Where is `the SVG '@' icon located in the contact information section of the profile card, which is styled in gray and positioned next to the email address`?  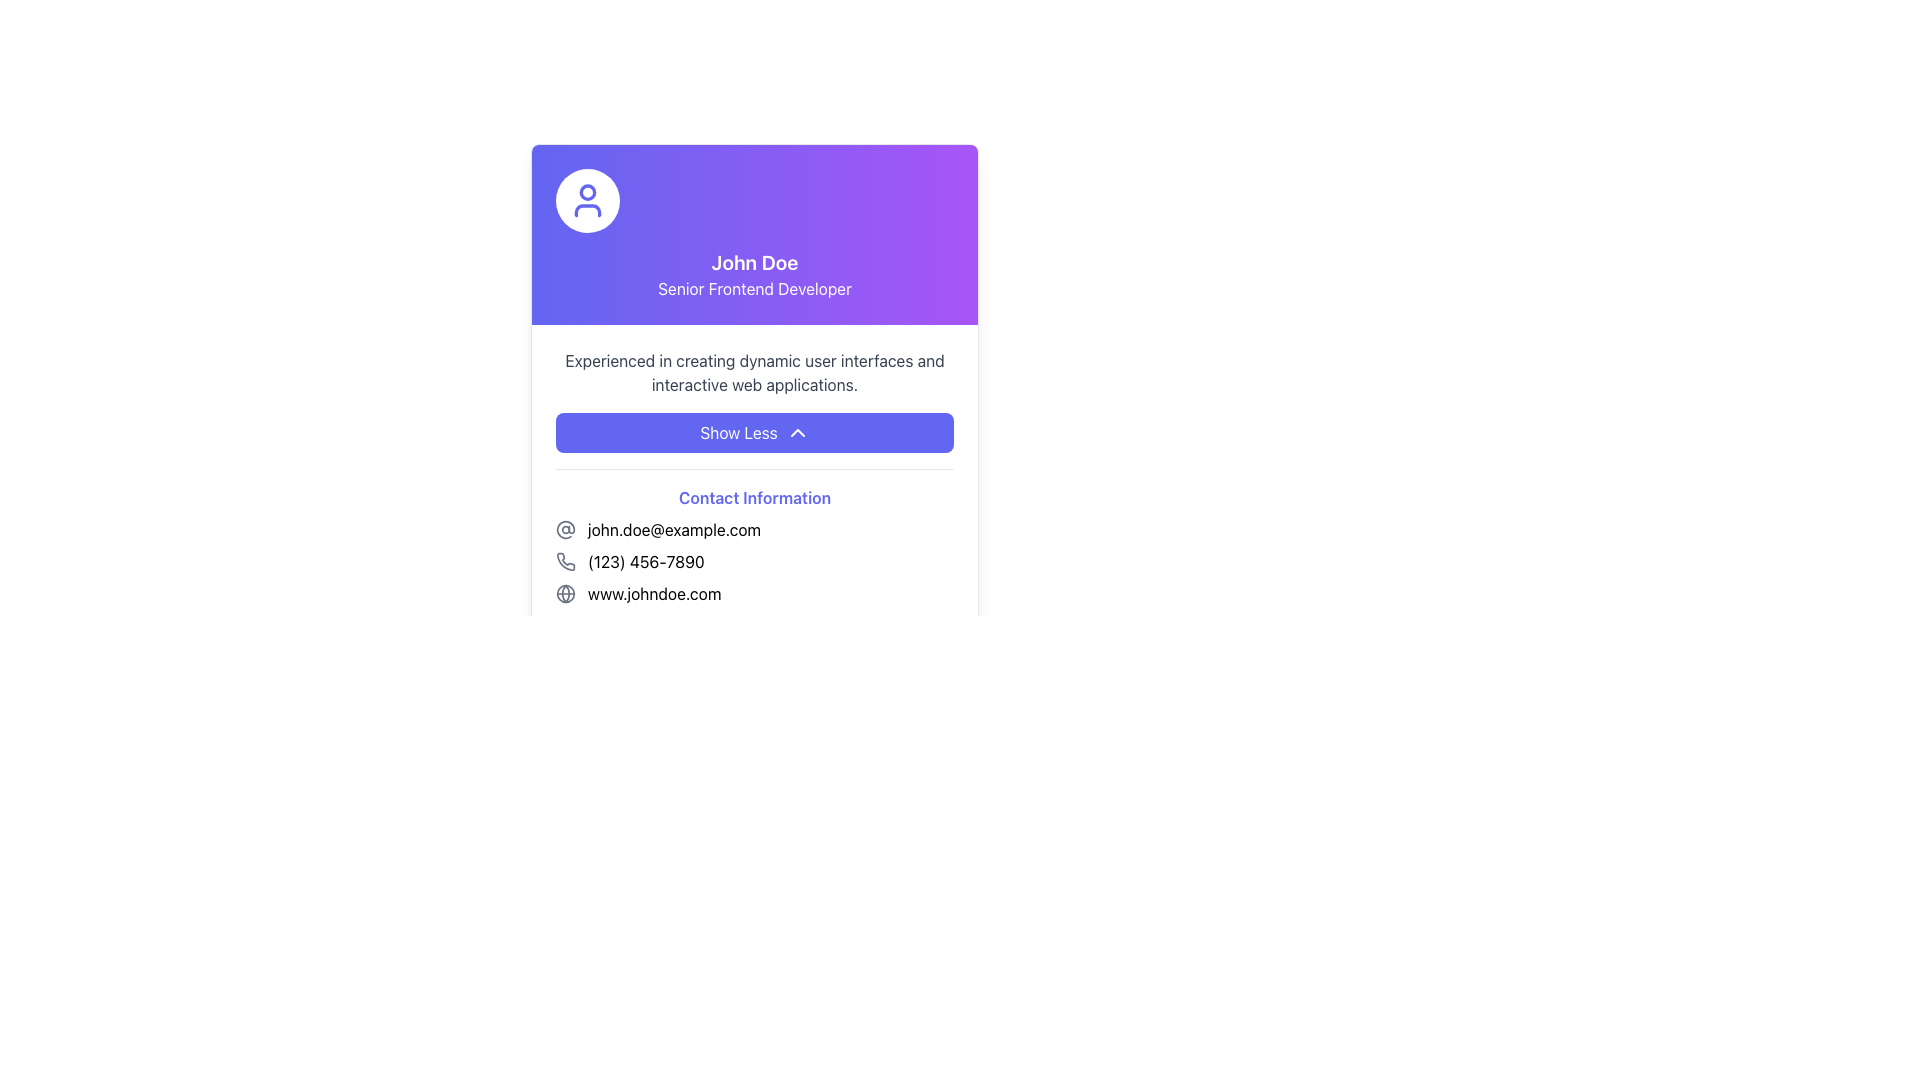 the SVG '@' icon located in the contact information section of the profile card, which is styled in gray and positioned next to the email address is located at coordinates (565, 528).